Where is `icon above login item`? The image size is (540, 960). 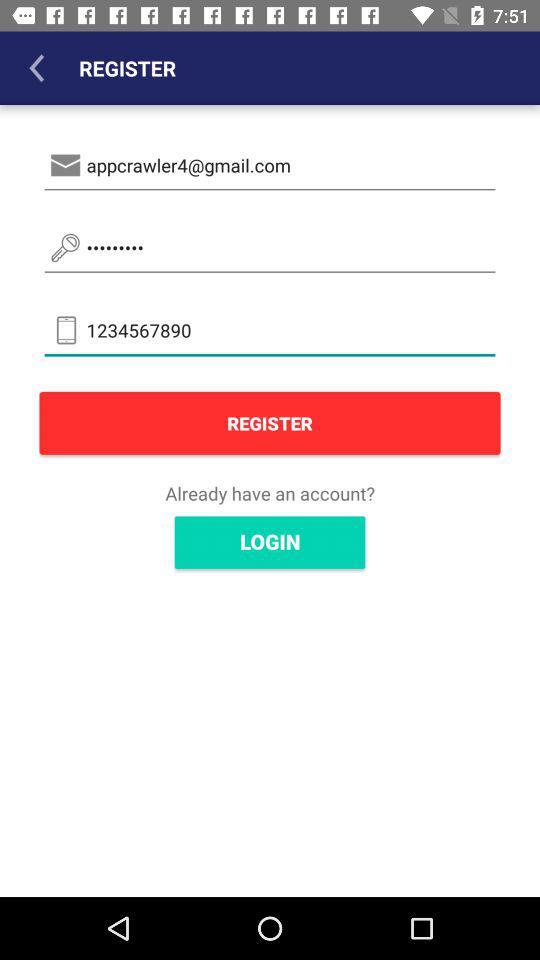 icon above login item is located at coordinates (270, 492).